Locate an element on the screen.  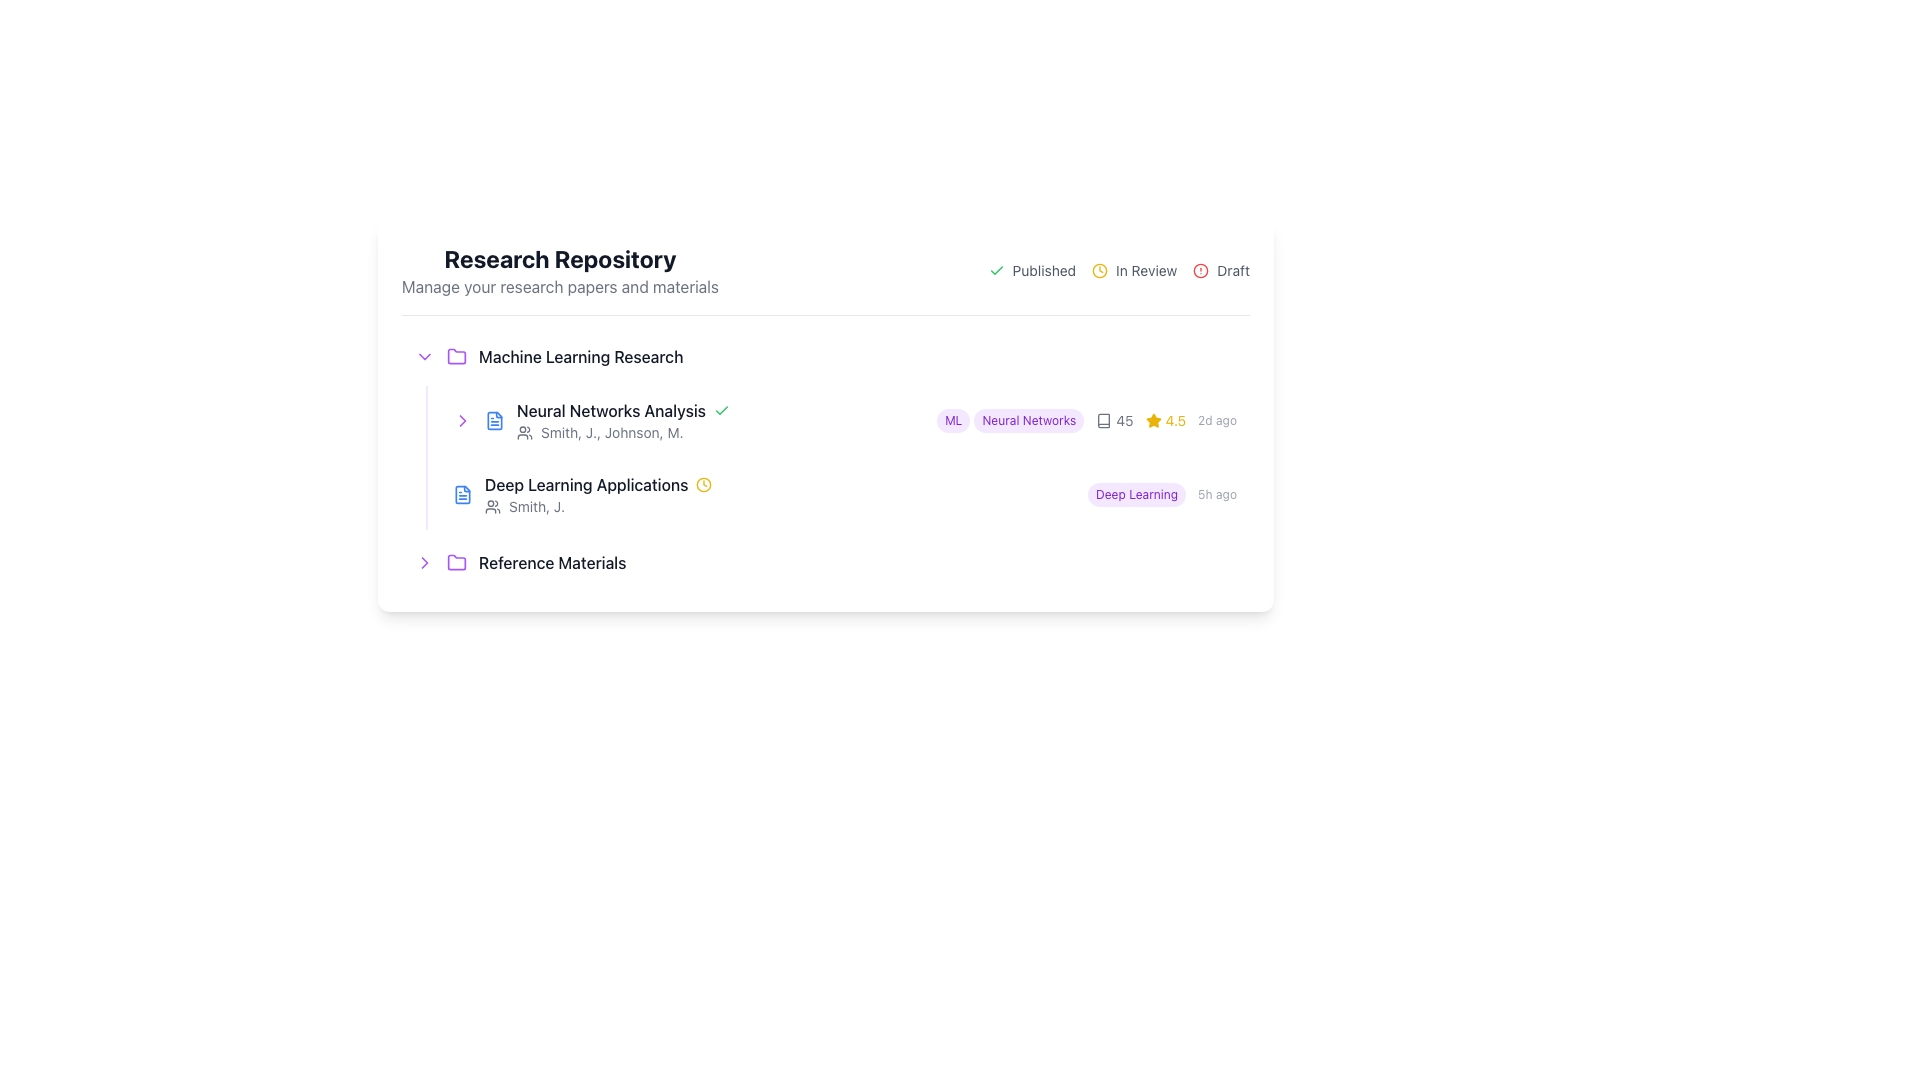
the Decorative SVG circle component of the clock icon indicating the 'In Review' status, located in the row titled 'Deep Learning Applications' is located at coordinates (704, 485).